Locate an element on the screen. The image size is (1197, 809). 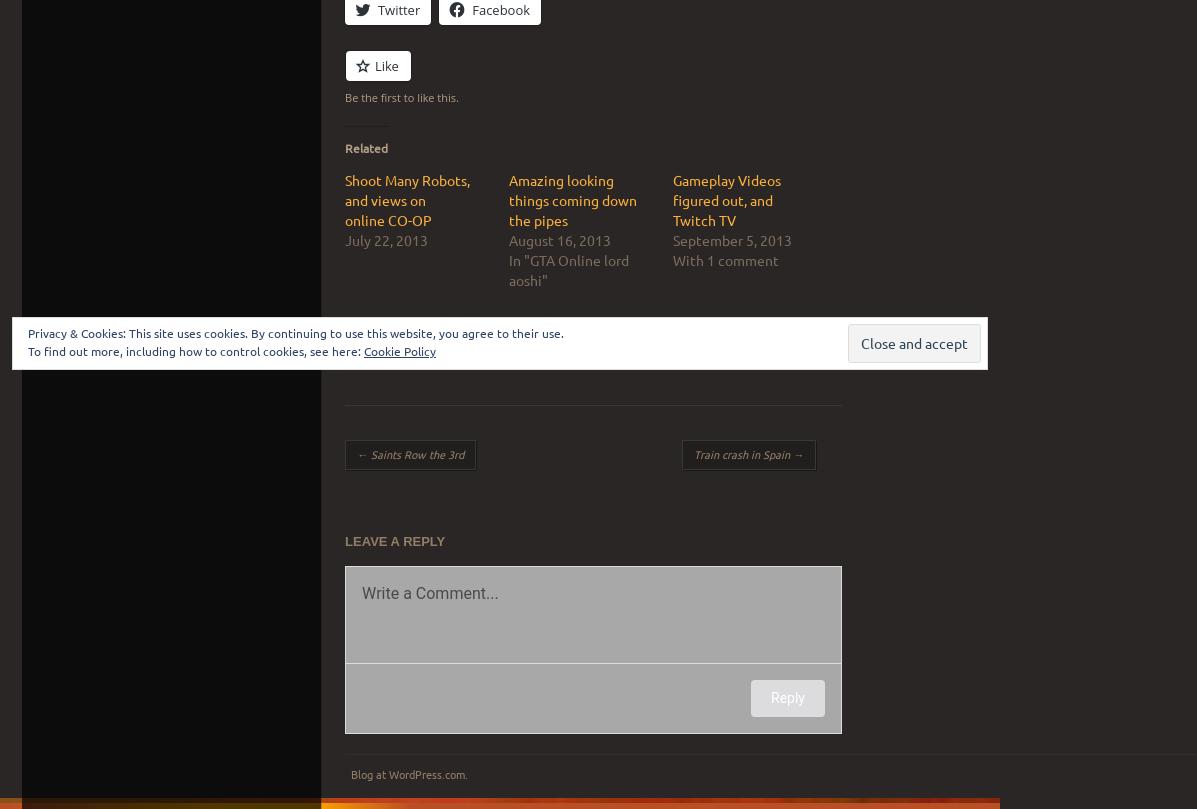
'To find out more, including how to control cookies, see here:' is located at coordinates (195, 351).